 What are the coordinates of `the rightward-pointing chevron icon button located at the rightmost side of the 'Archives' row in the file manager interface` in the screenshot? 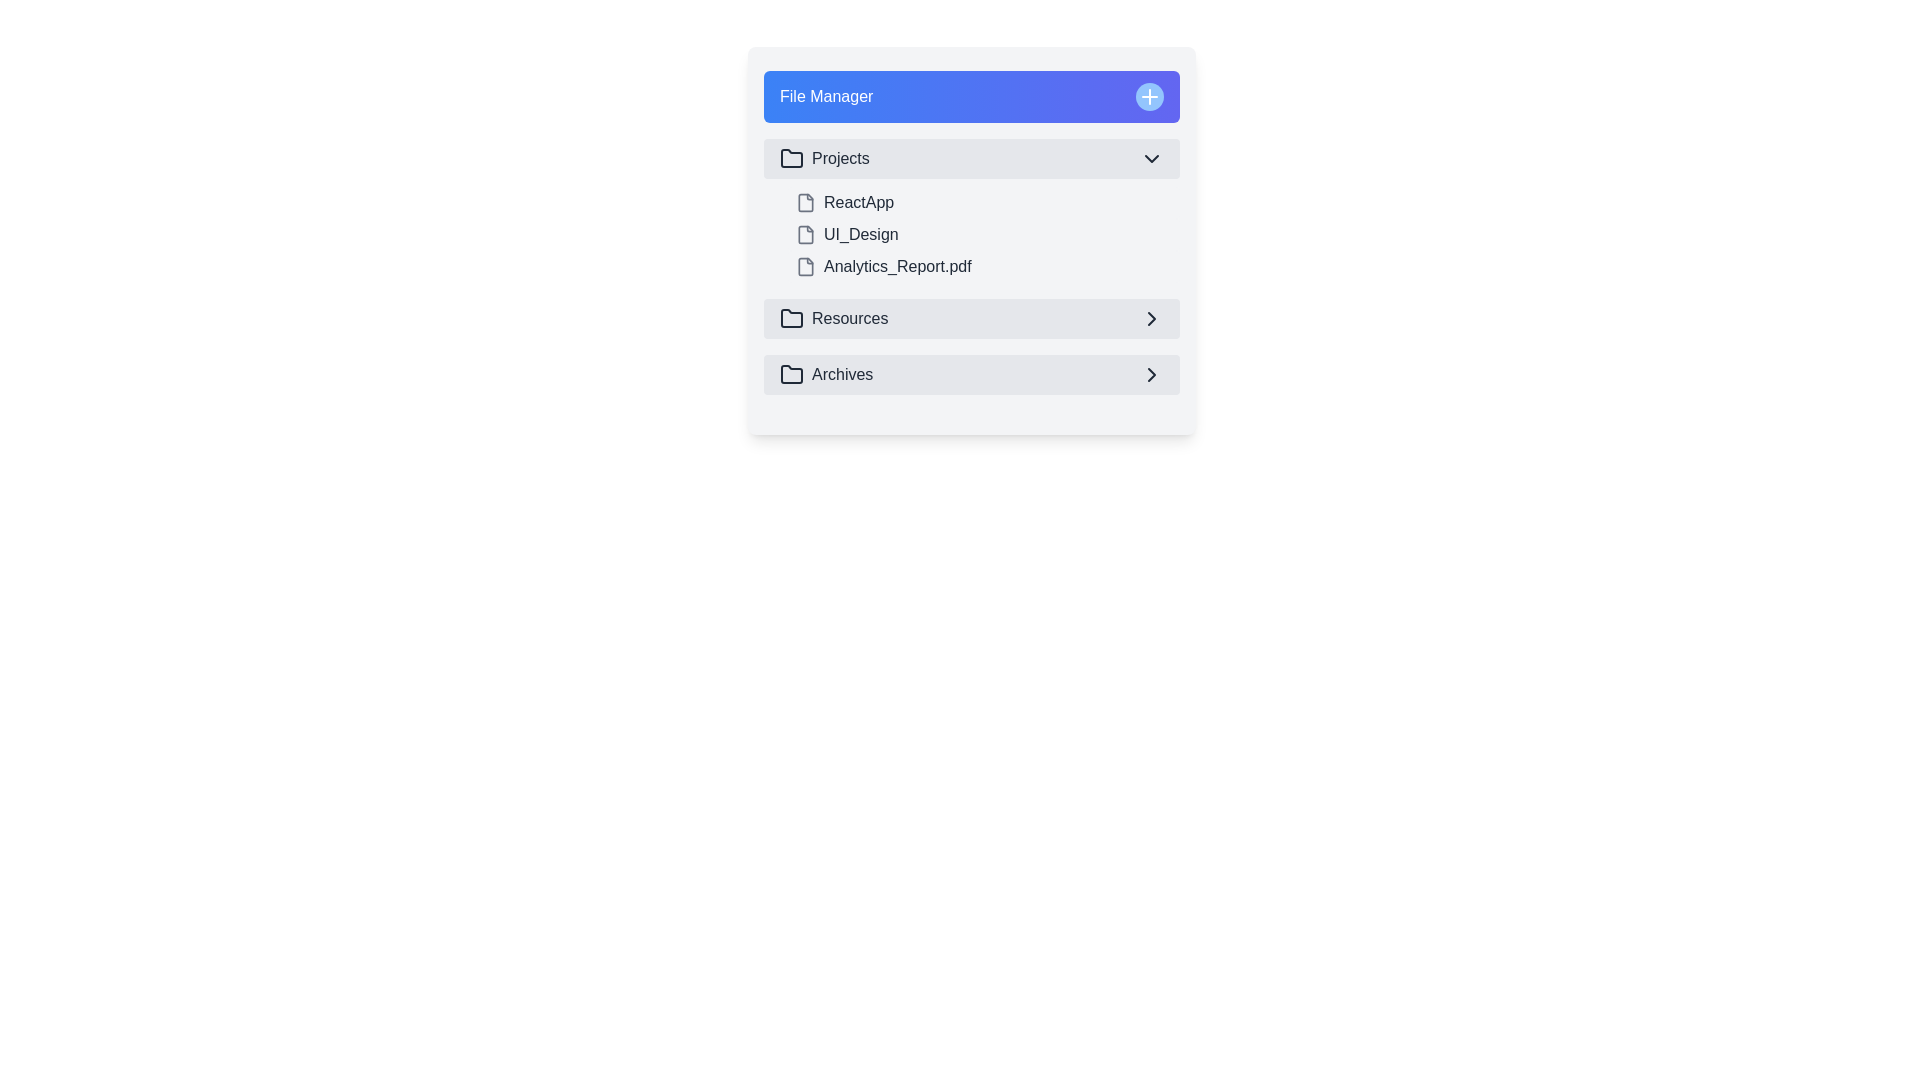 It's located at (1152, 374).